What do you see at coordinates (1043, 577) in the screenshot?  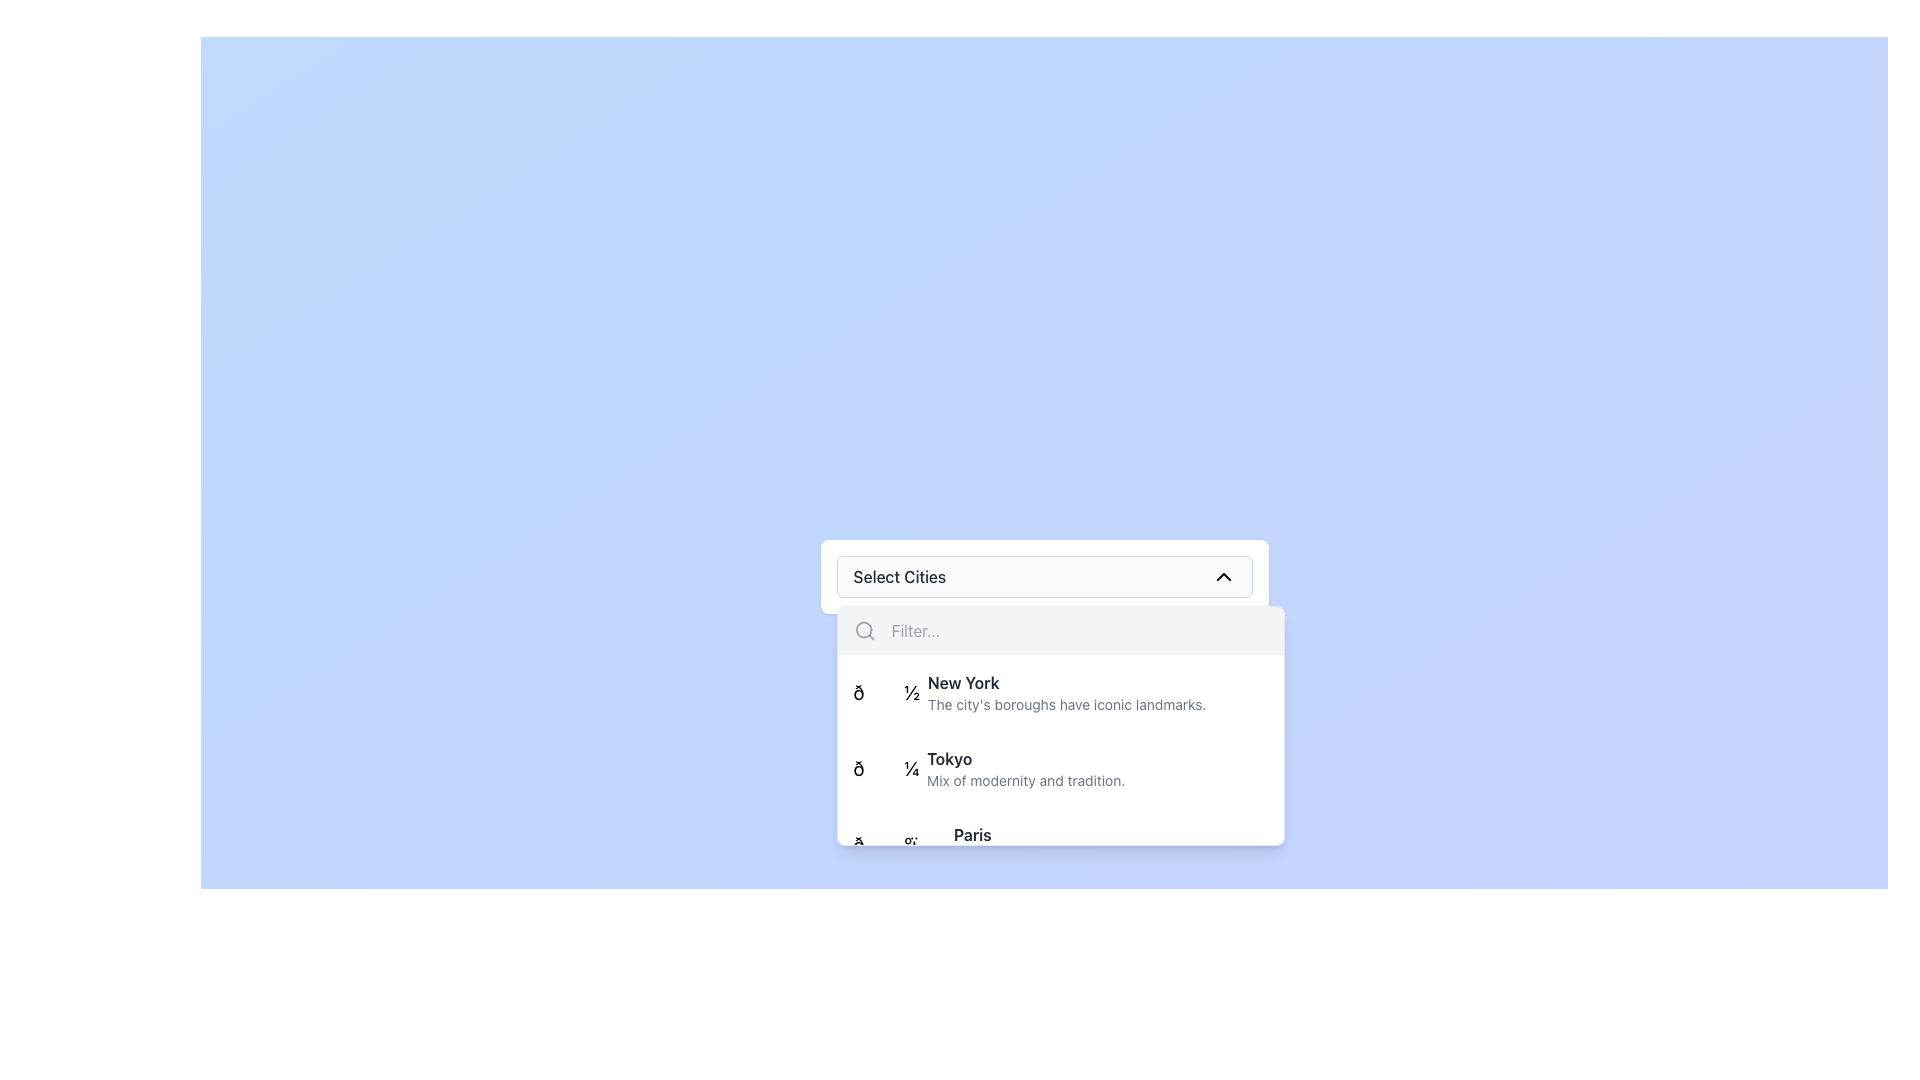 I see `the 'Select Cities' dropdown button, which is a rectangular button with a light gray background and a dark border` at bounding box center [1043, 577].